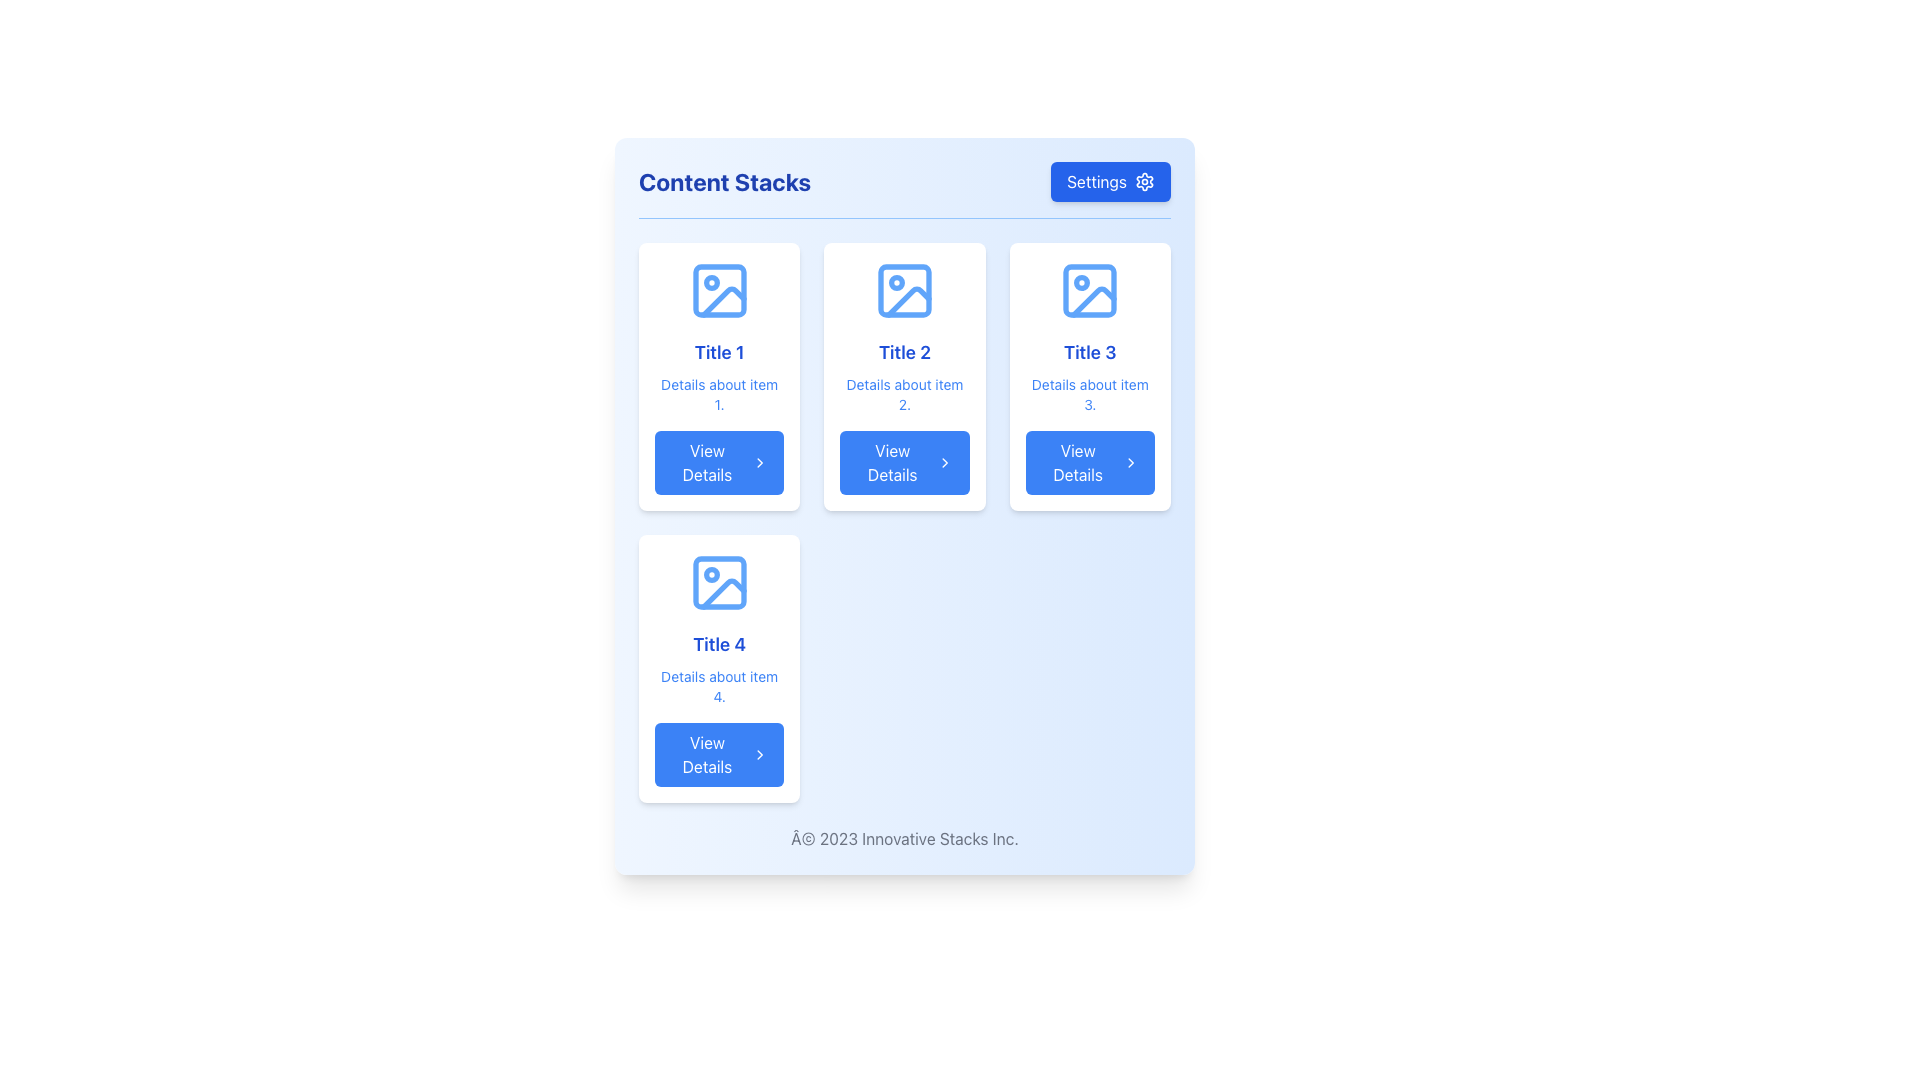  What do you see at coordinates (711, 574) in the screenshot?
I see `the Decorative Circle element located within the image icon of the fourth content item ('Title 4') in the layout` at bounding box center [711, 574].